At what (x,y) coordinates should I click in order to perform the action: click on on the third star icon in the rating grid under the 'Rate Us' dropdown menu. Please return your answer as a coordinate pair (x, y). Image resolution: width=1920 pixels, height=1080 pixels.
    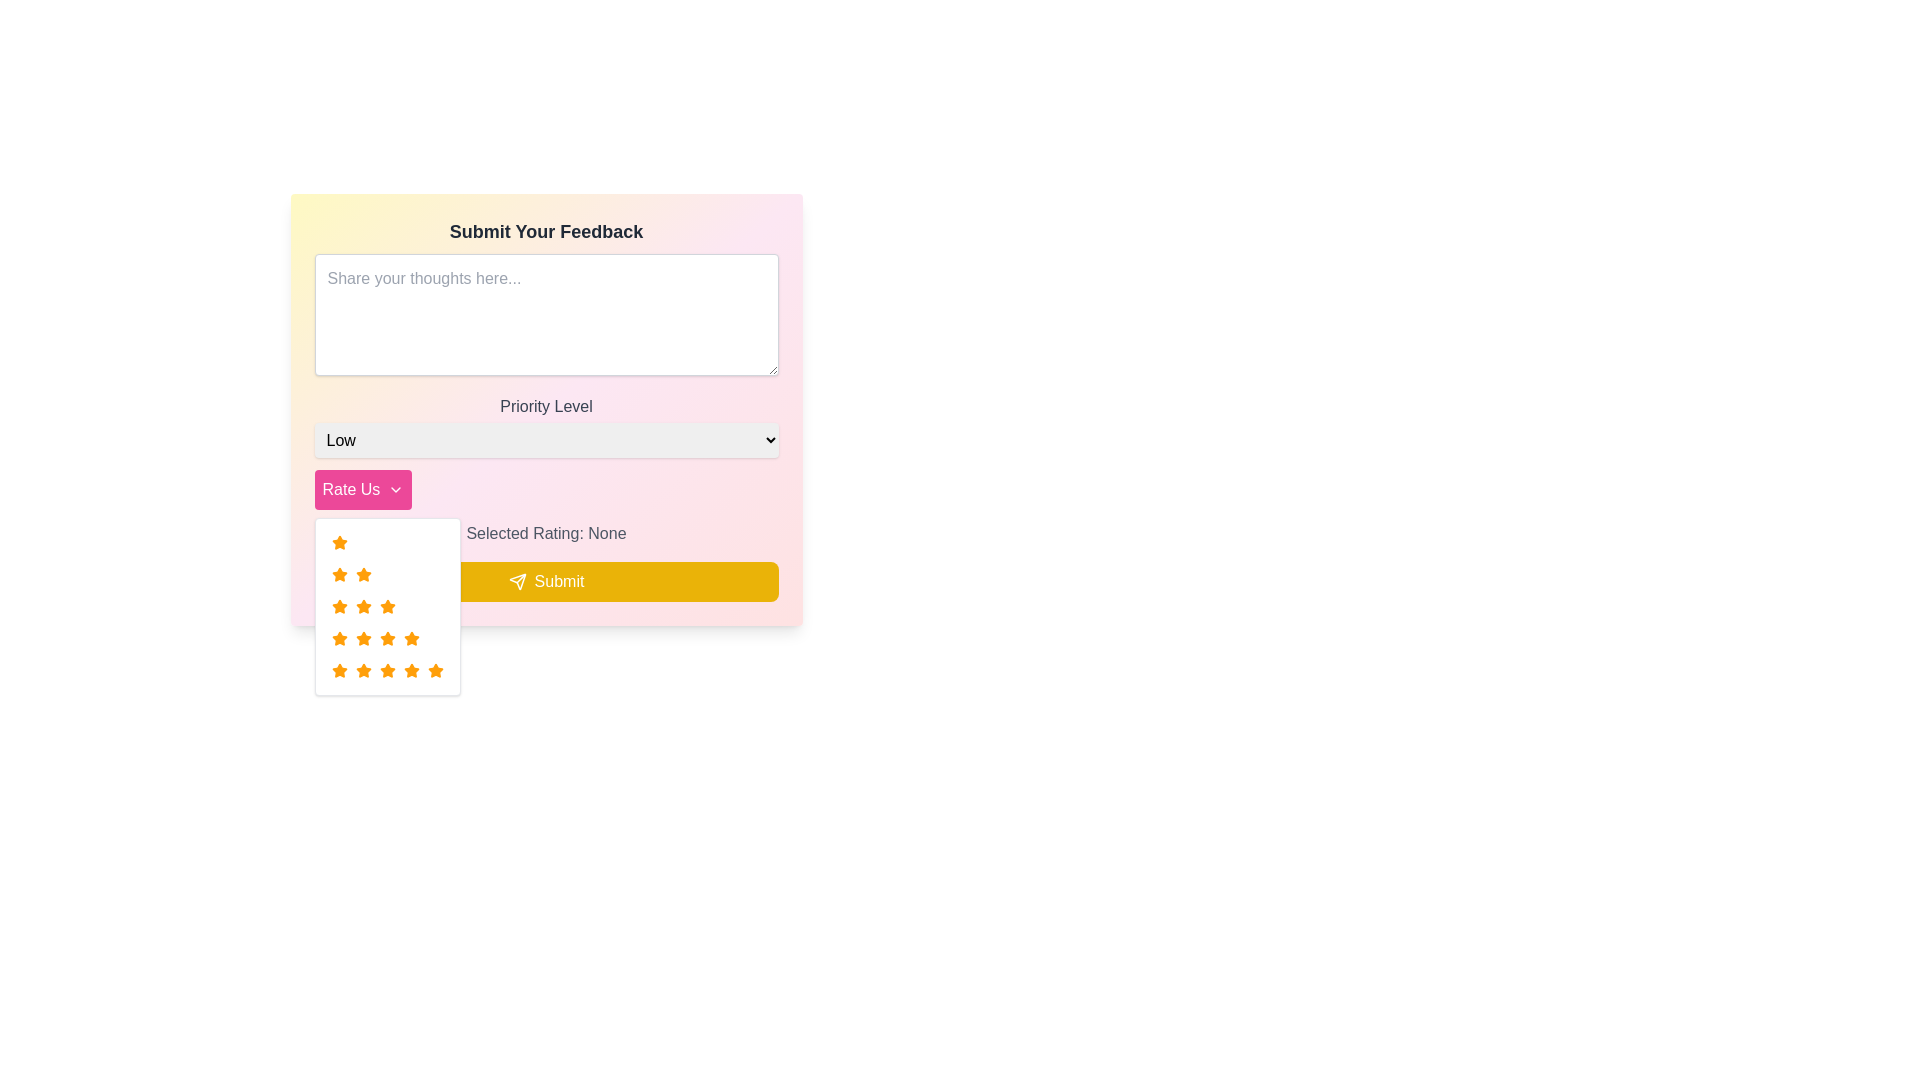
    Looking at the image, I should click on (339, 605).